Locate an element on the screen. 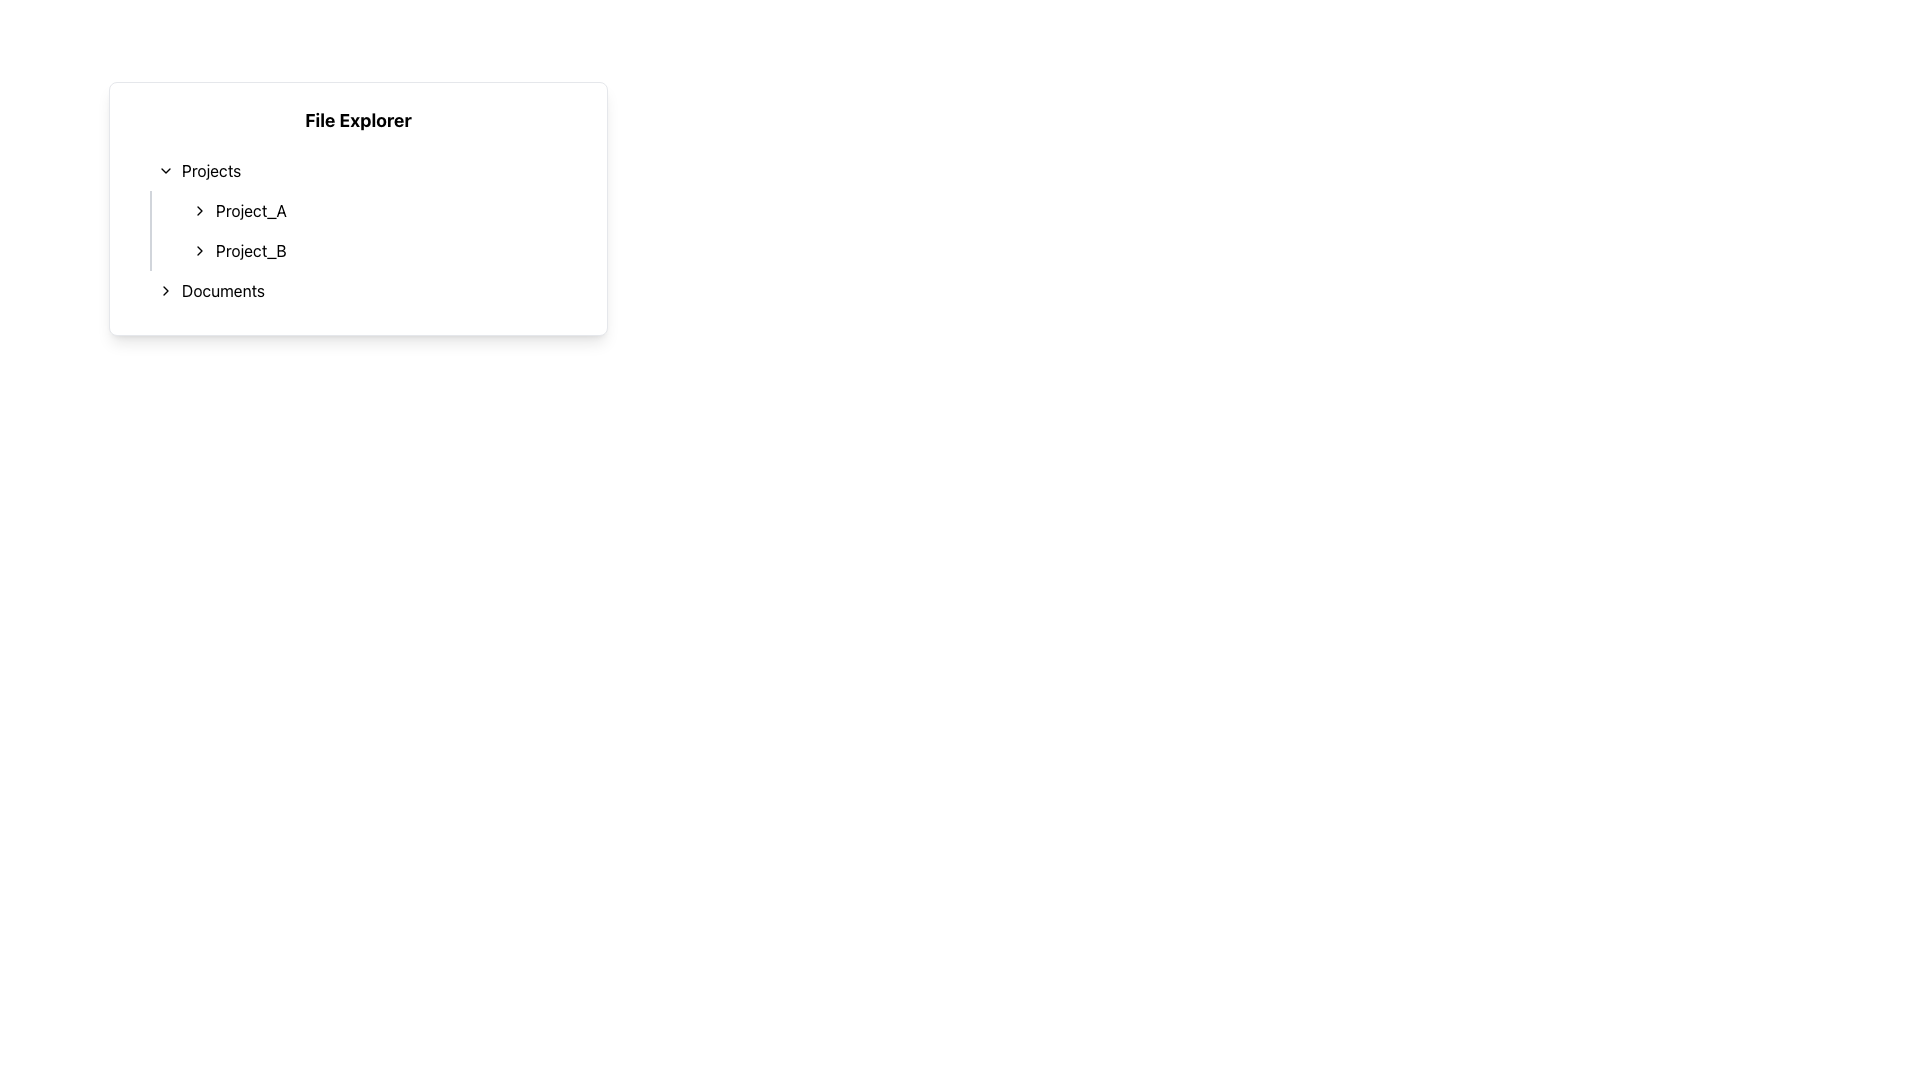  the 'Project_A' entry in the project navigation list is located at coordinates (375, 211).